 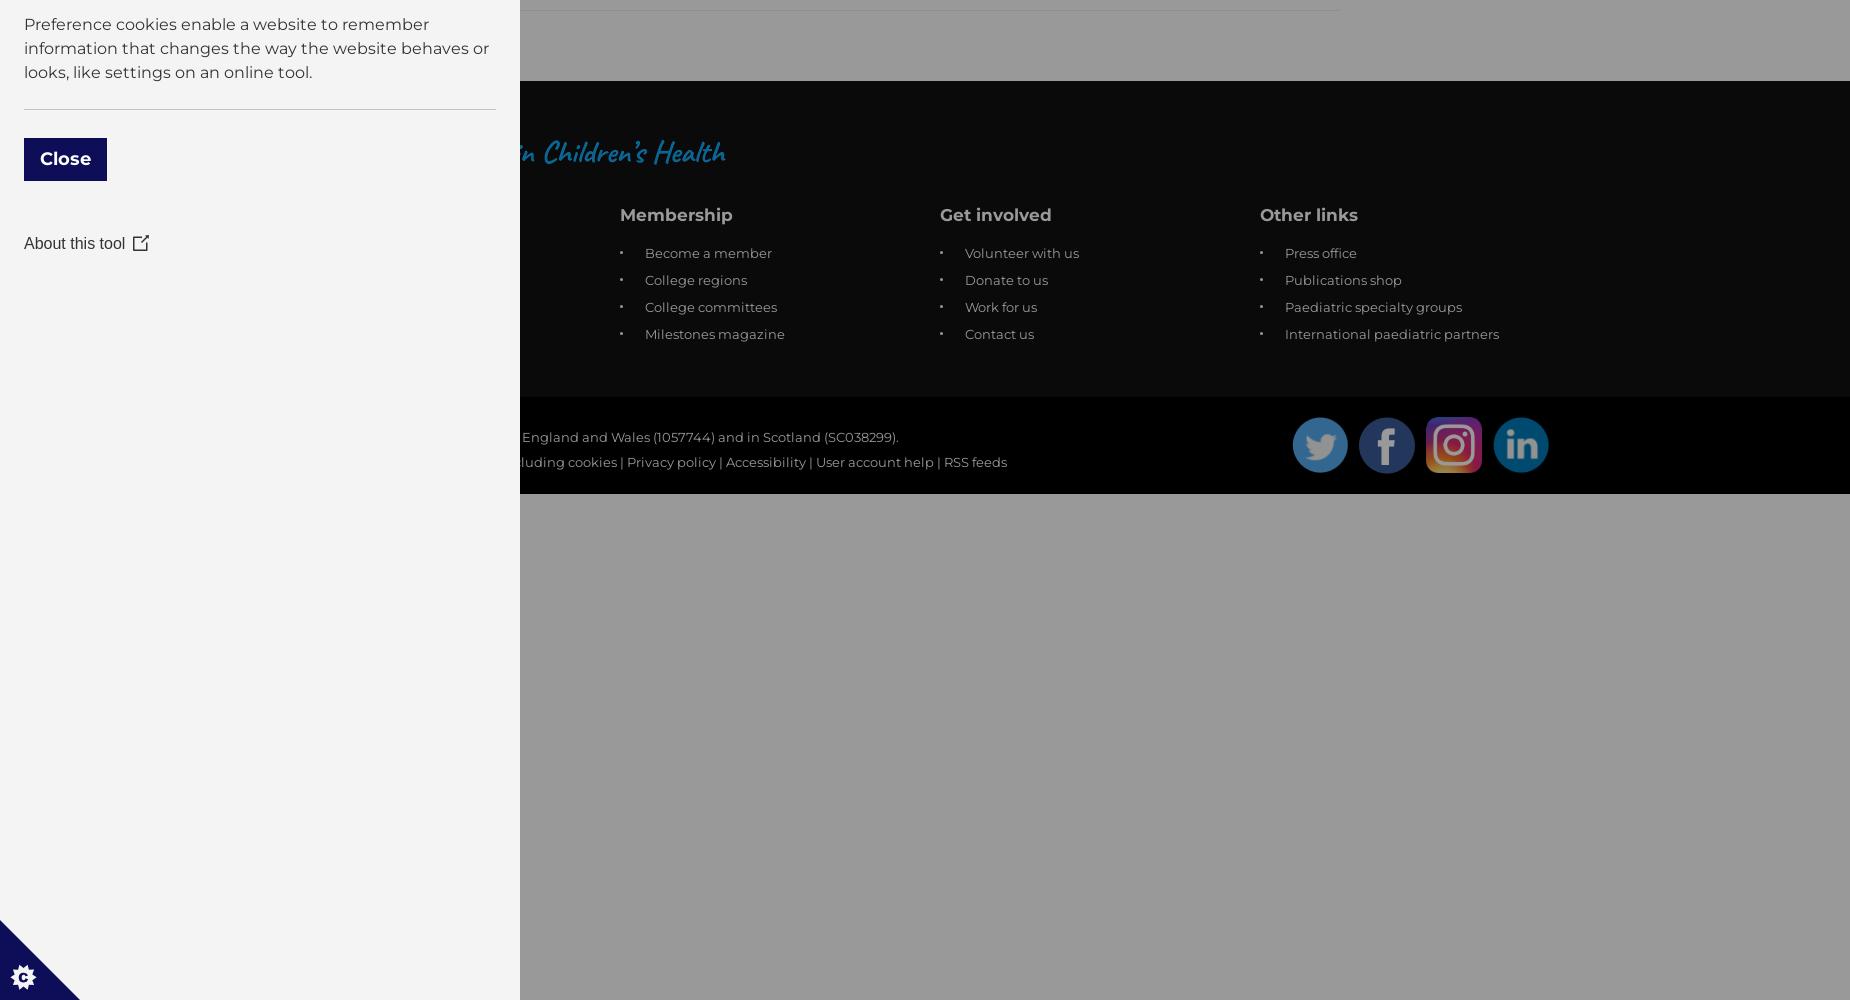 What do you see at coordinates (339, 213) in the screenshot?
I see `'About us'` at bounding box center [339, 213].